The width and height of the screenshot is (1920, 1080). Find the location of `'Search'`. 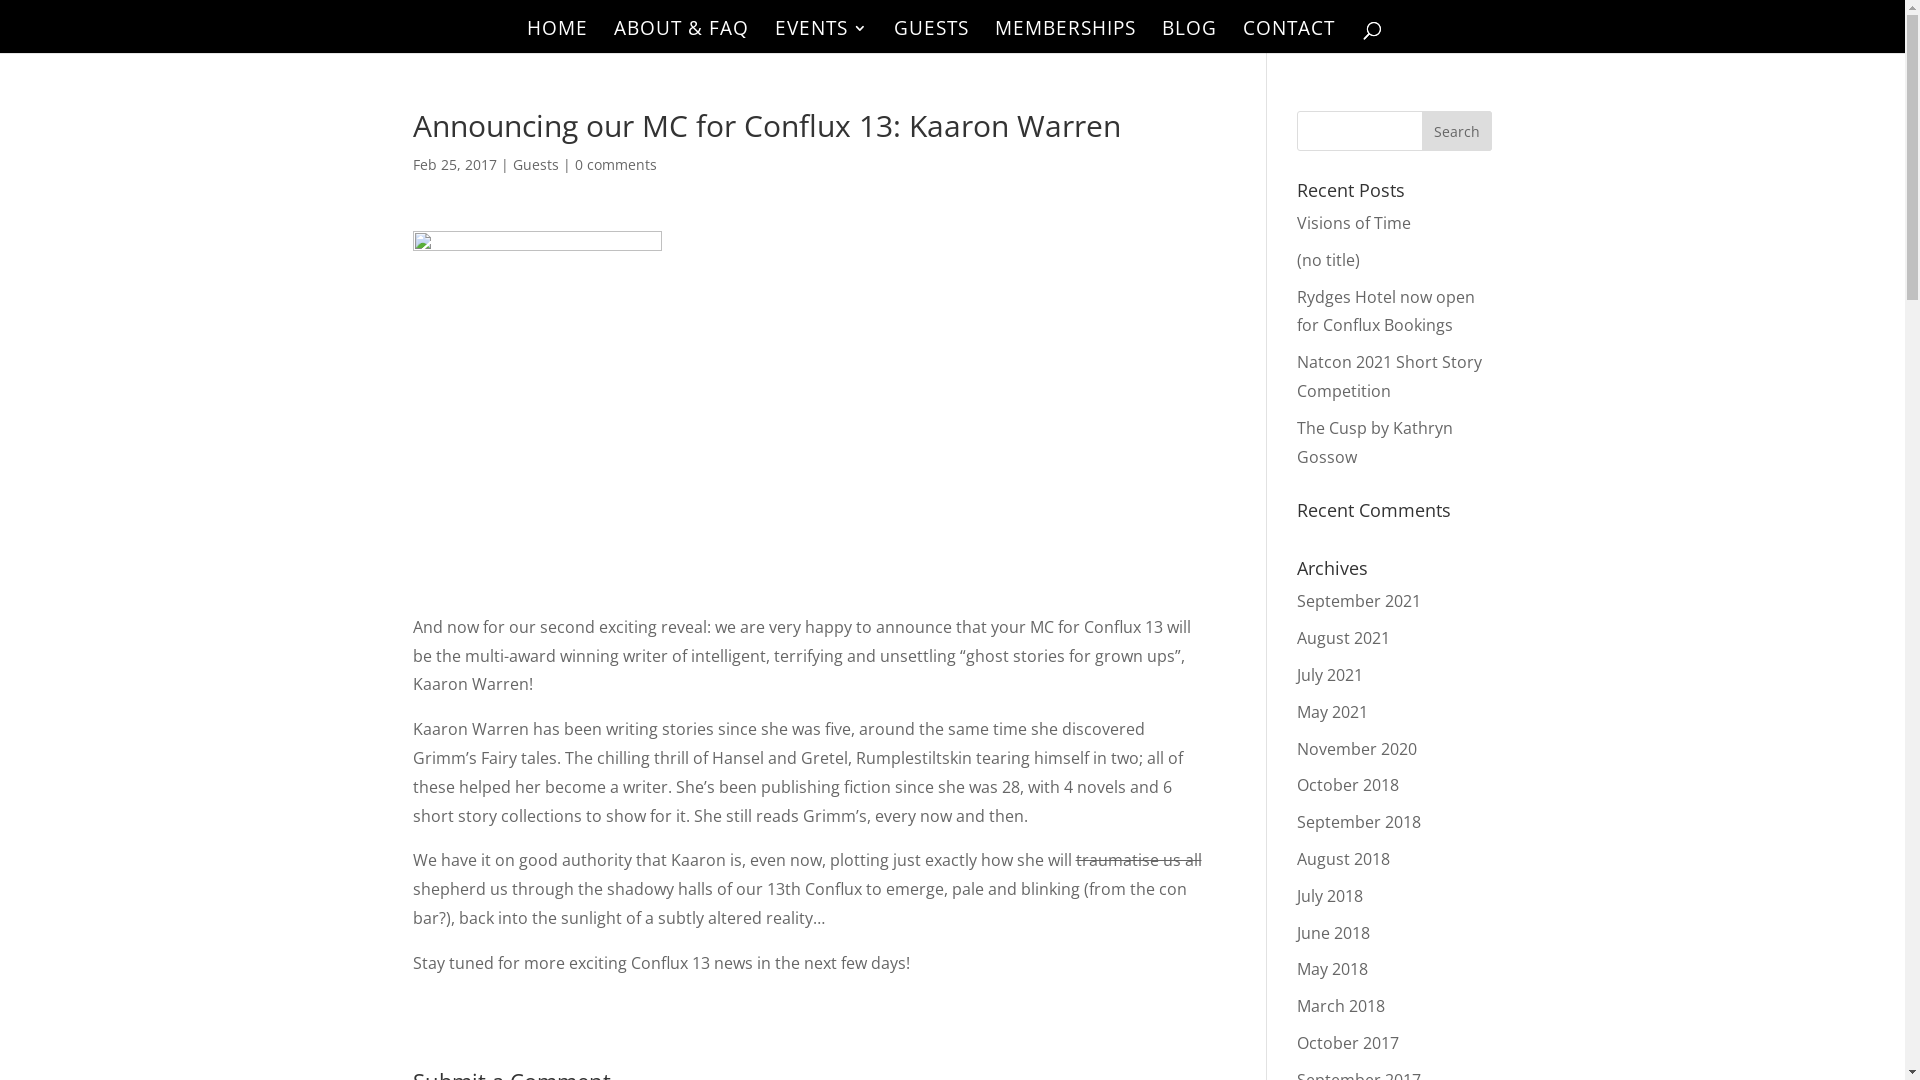

'Search' is located at coordinates (1457, 131).